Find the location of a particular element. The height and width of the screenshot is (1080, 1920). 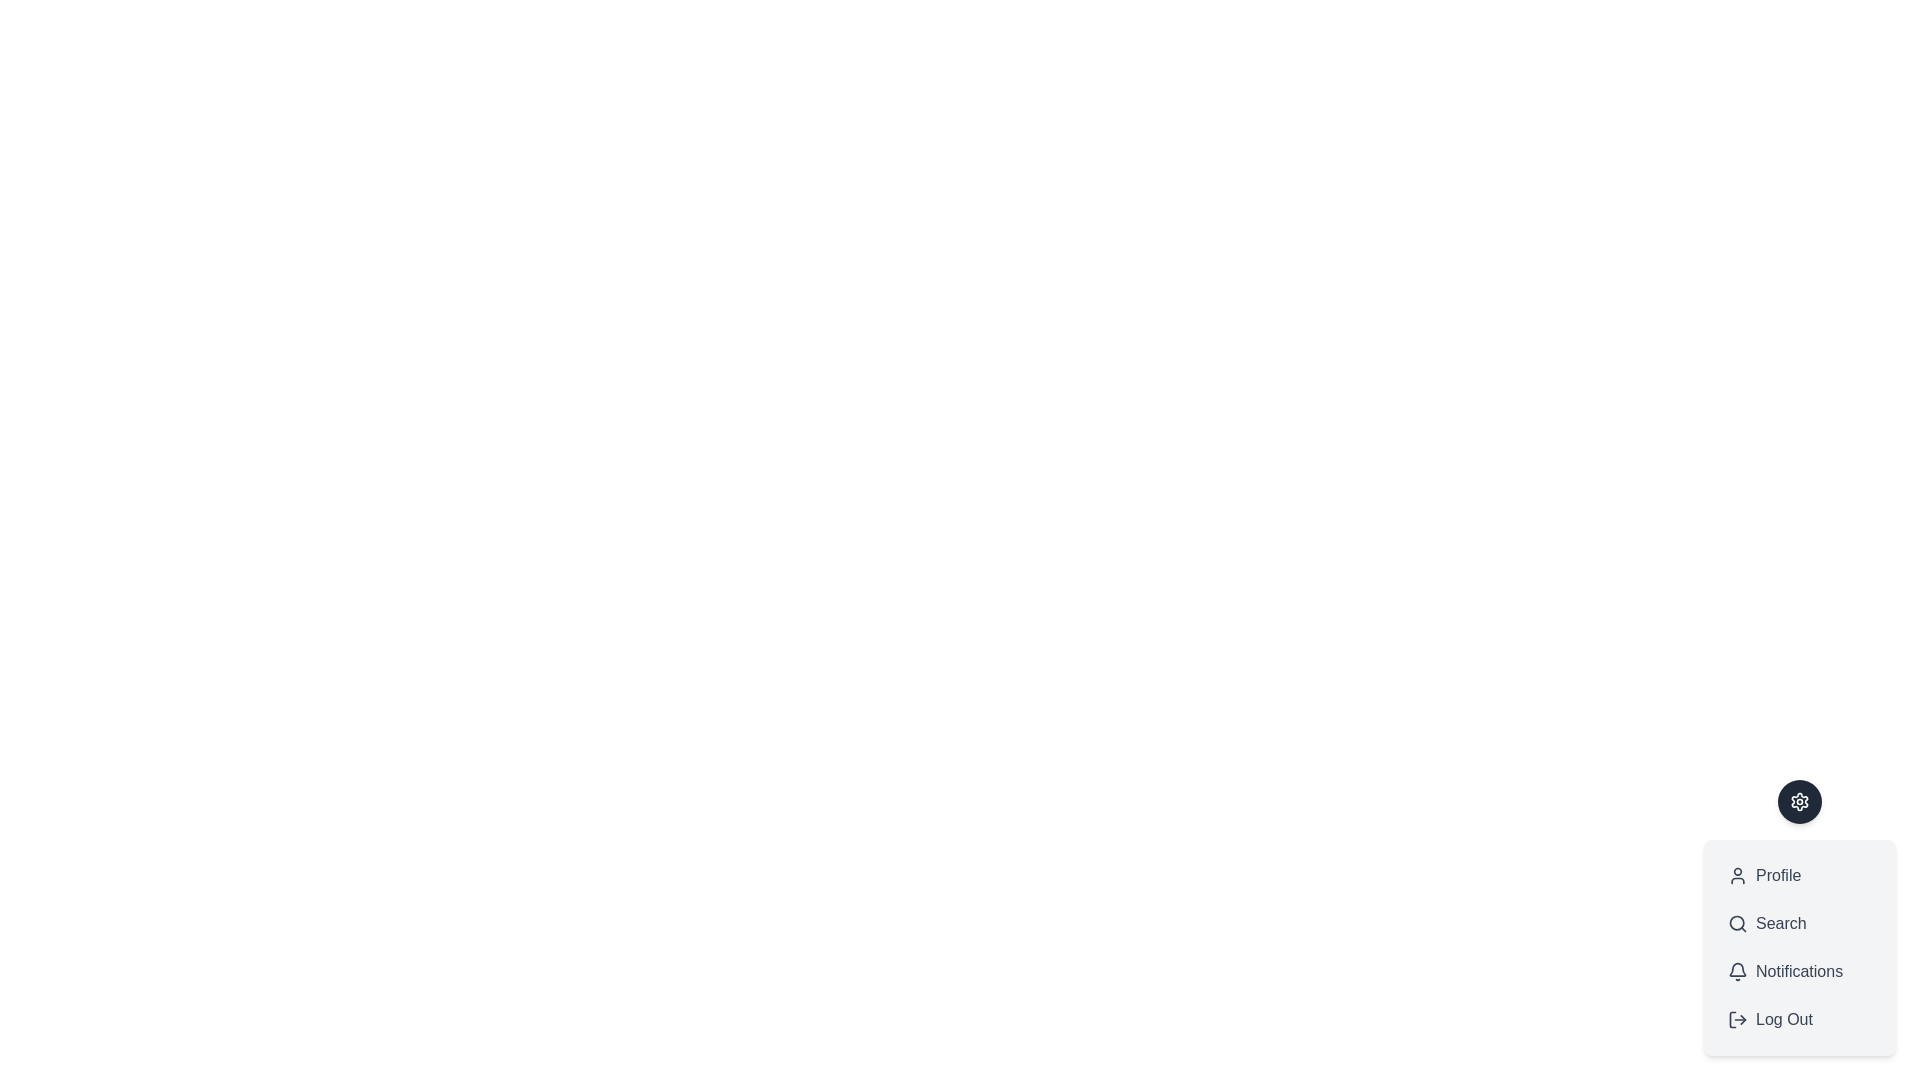

text content of the 'Profile' label displayed in medium gray font located at the top position under the user icon in the right-side drop-down menu is located at coordinates (1778, 874).